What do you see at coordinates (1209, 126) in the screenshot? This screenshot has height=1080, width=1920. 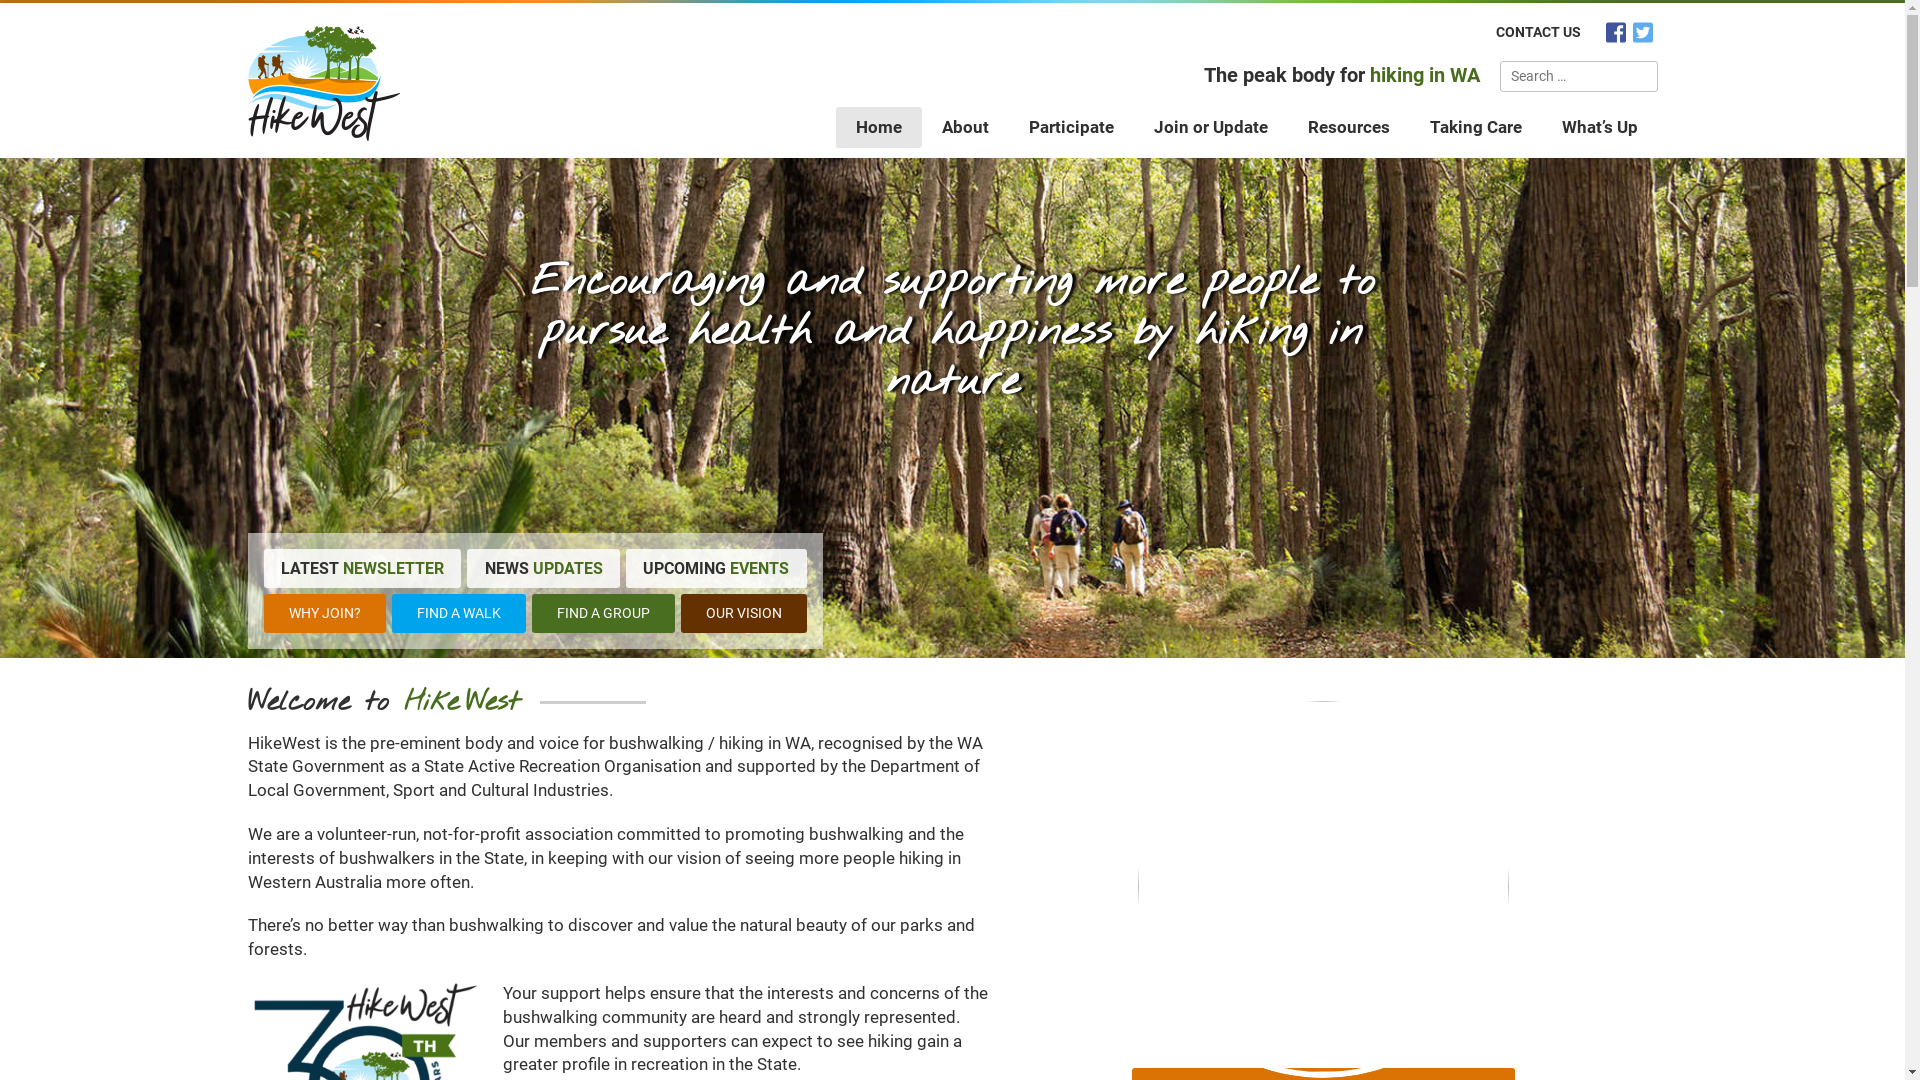 I see `'Join or Update'` at bounding box center [1209, 126].